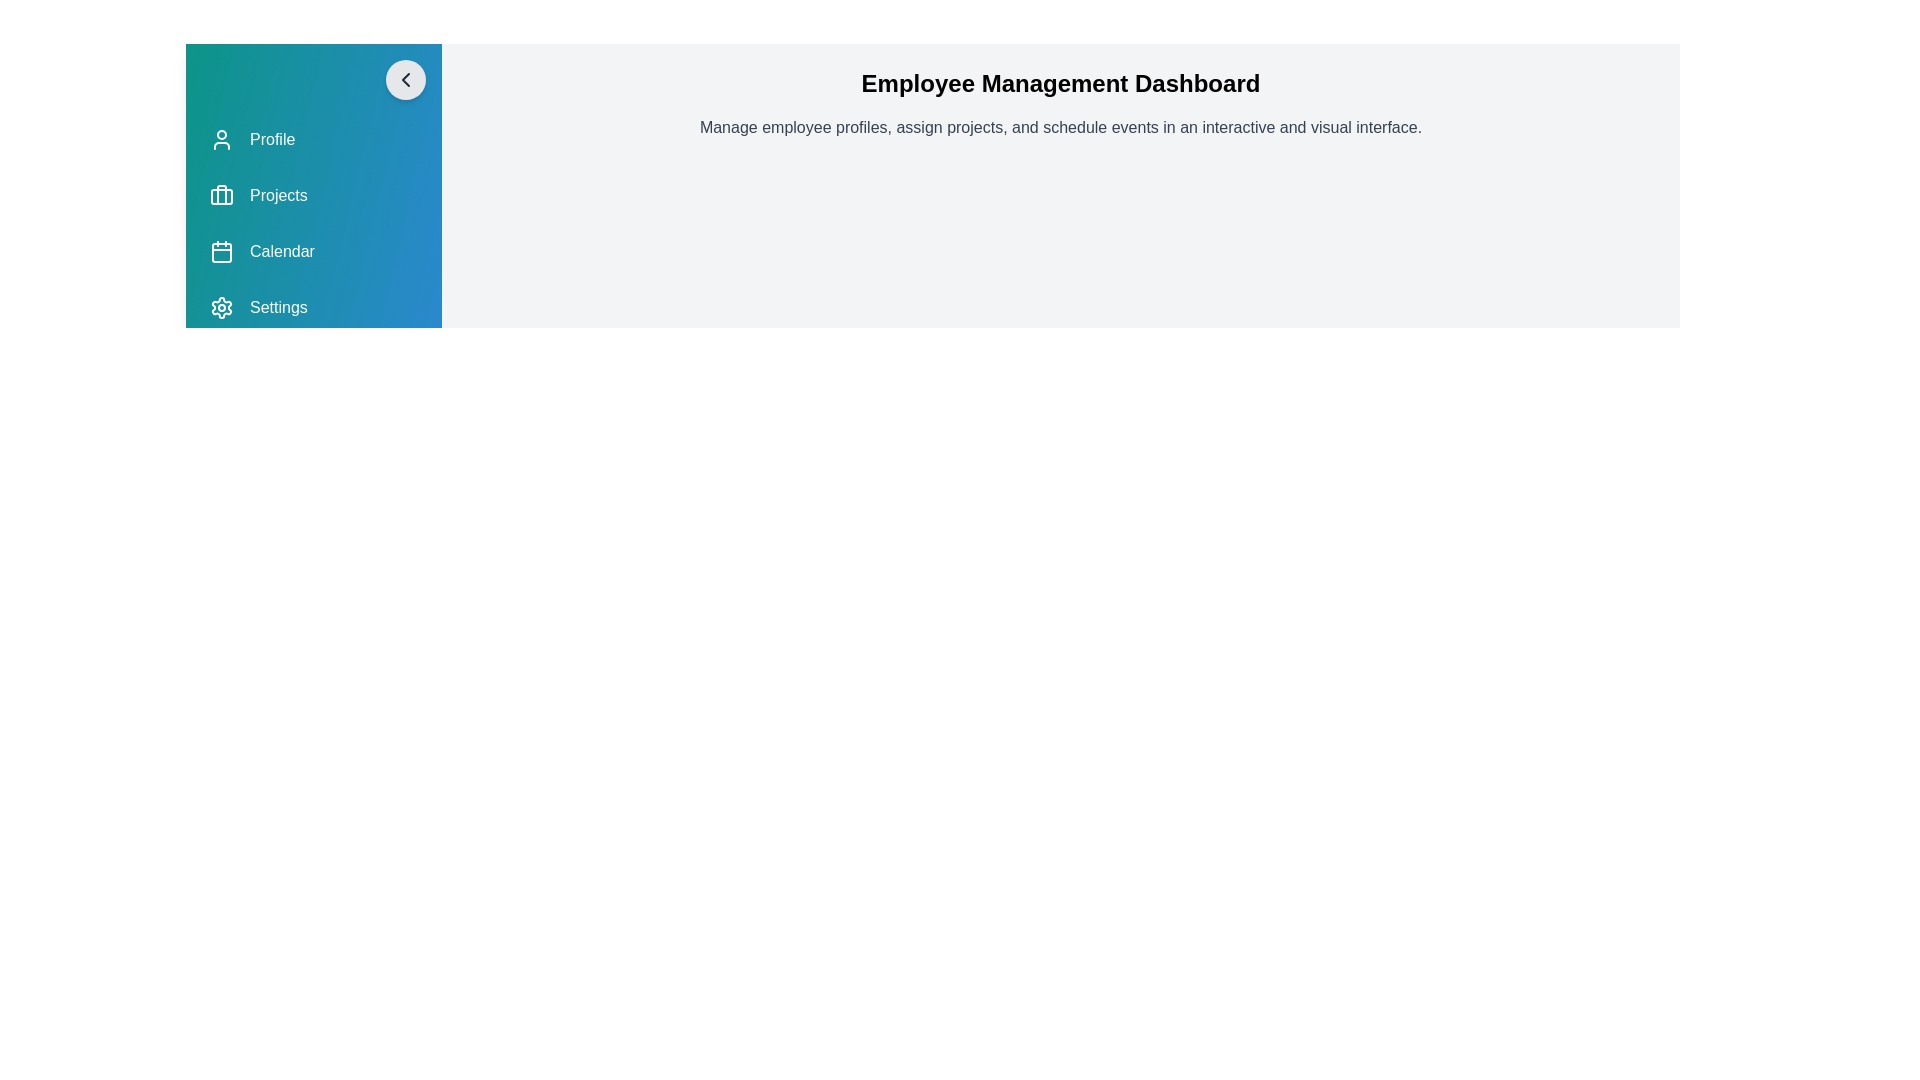  What do you see at coordinates (312, 138) in the screenshot?
I see `the navigation item Profile from the drawer` at bounding box center [312, 138].